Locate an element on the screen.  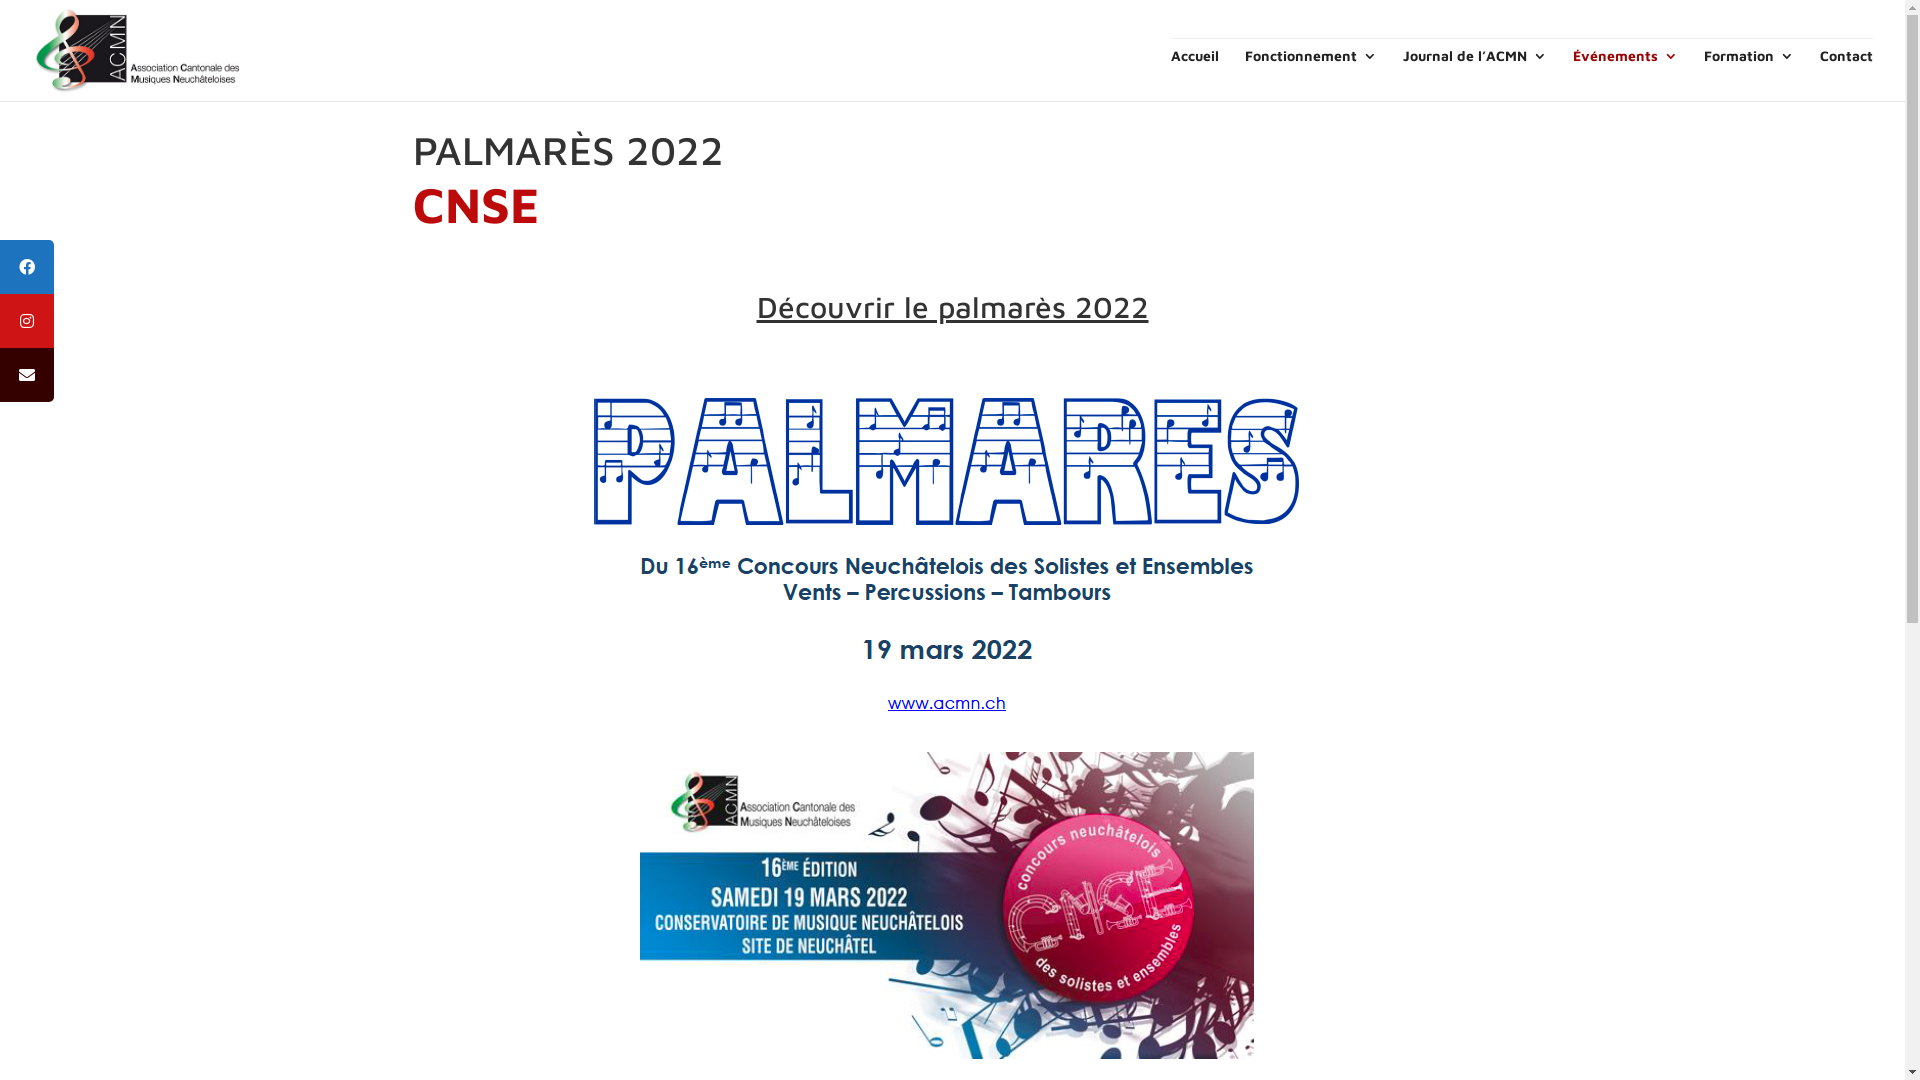
'Formation' is located at coordinates (1747, 73).